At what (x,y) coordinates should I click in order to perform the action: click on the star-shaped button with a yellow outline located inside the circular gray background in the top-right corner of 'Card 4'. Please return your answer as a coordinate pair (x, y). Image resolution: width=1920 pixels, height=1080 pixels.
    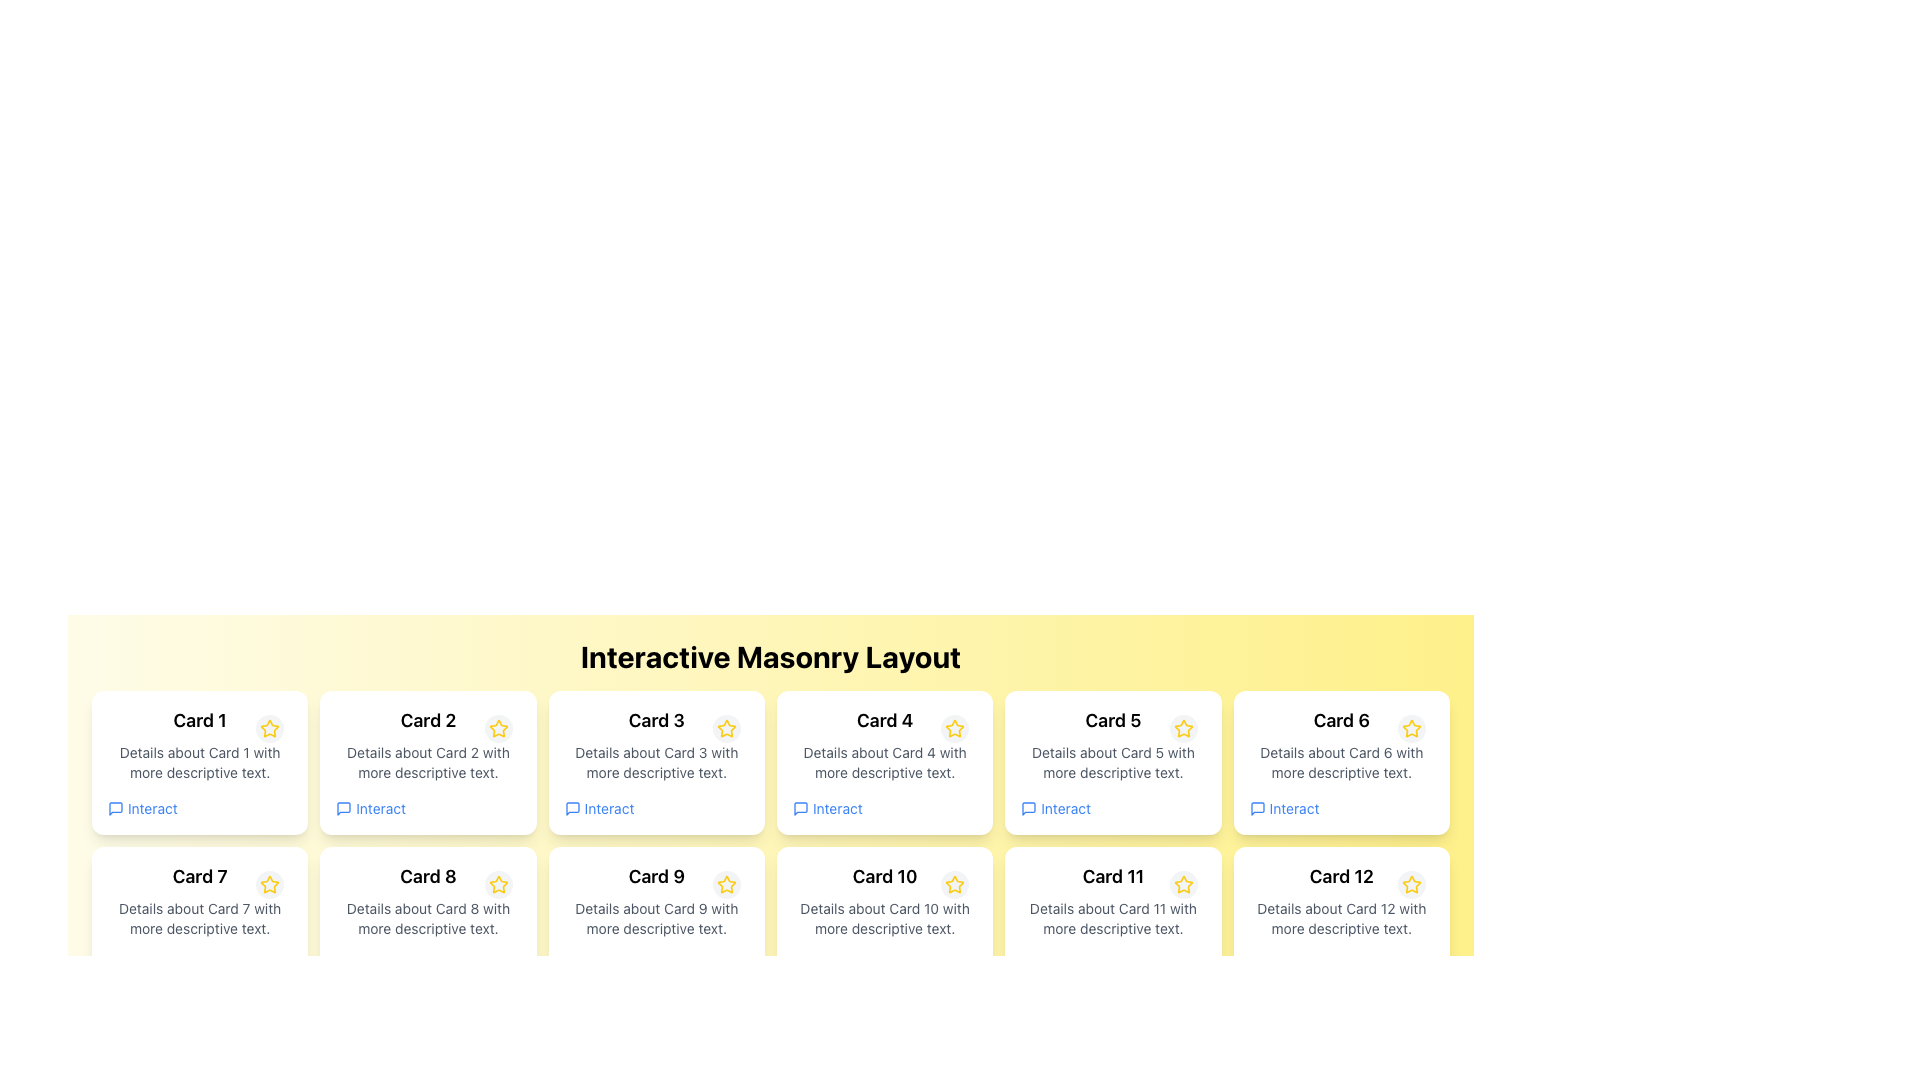
    Looking at the image, I should click on (954, 729).